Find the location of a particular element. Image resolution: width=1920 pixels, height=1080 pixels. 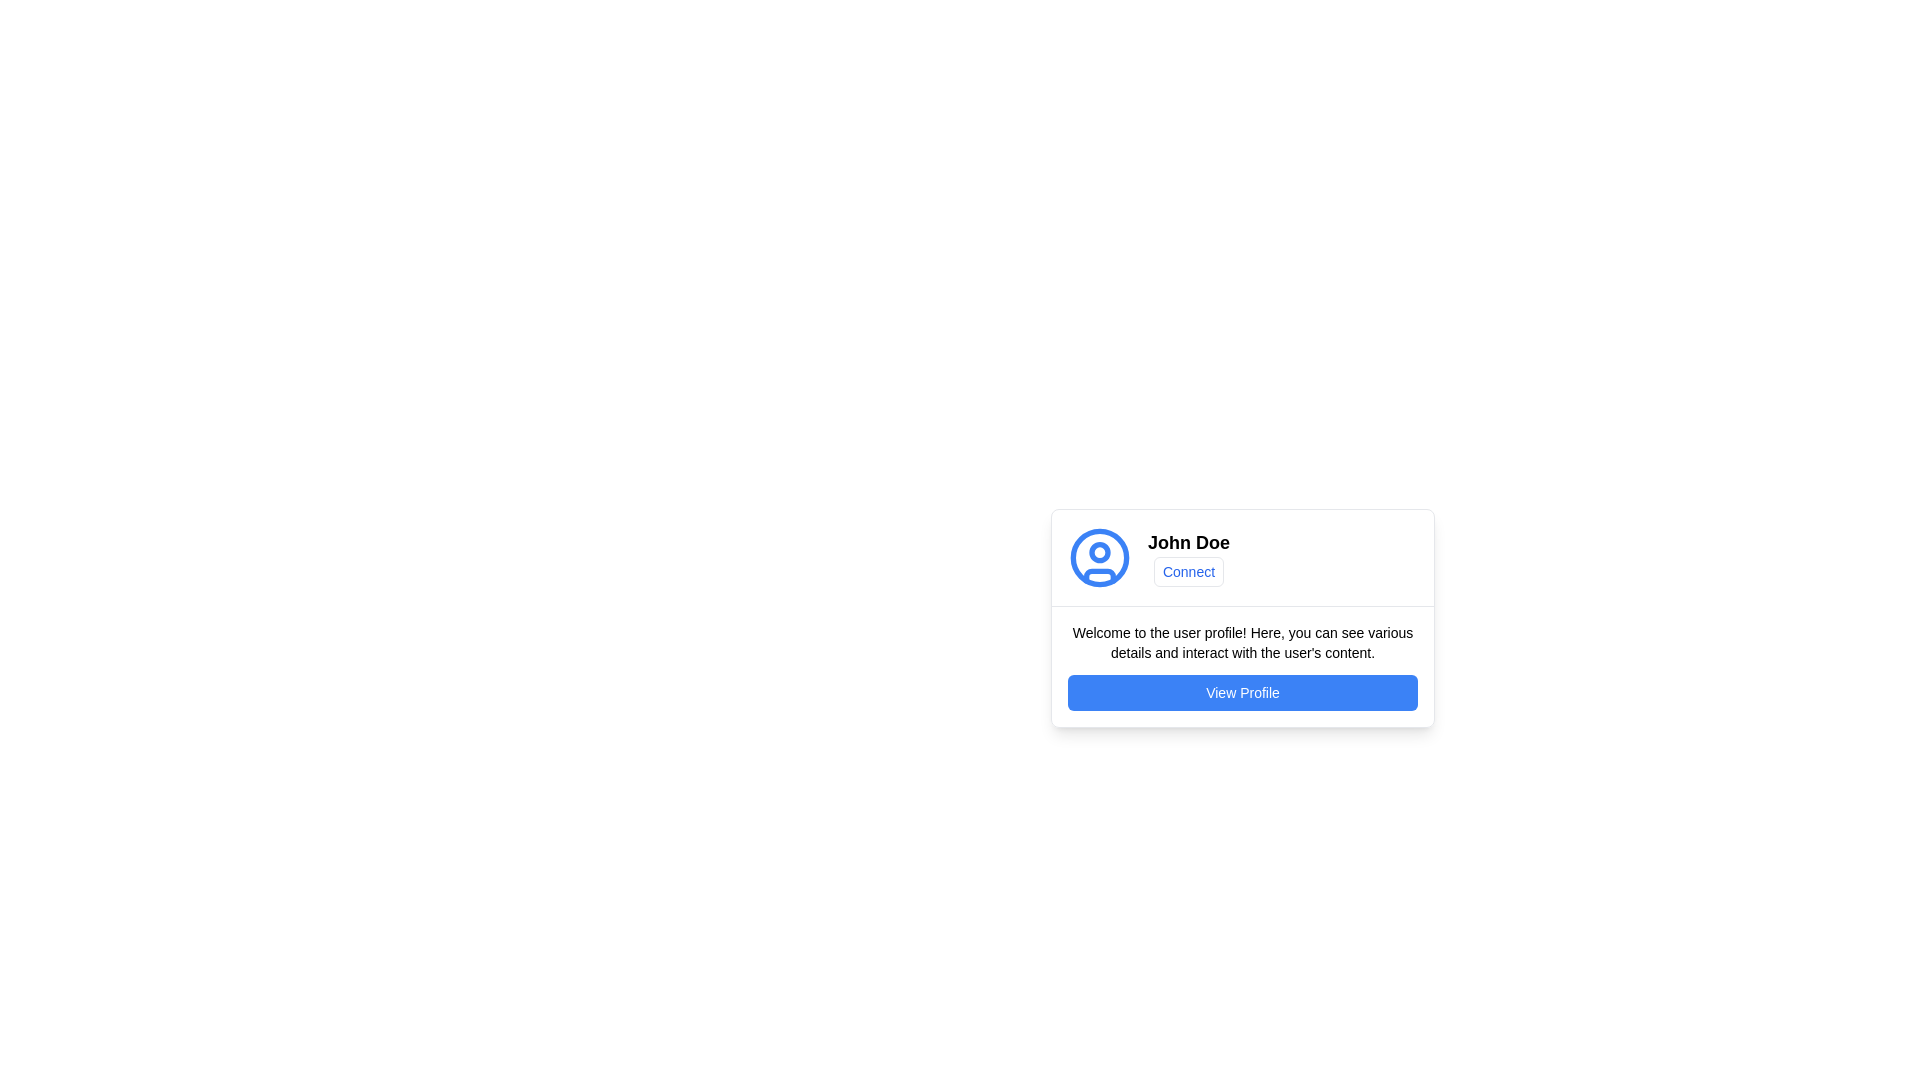

the user icon representing 'John Doe', which is styled in blue and located at the top left corner of the user information panel, to access adjacent elements like the text and 'Connect' button is located at coordinates (1098, 558).